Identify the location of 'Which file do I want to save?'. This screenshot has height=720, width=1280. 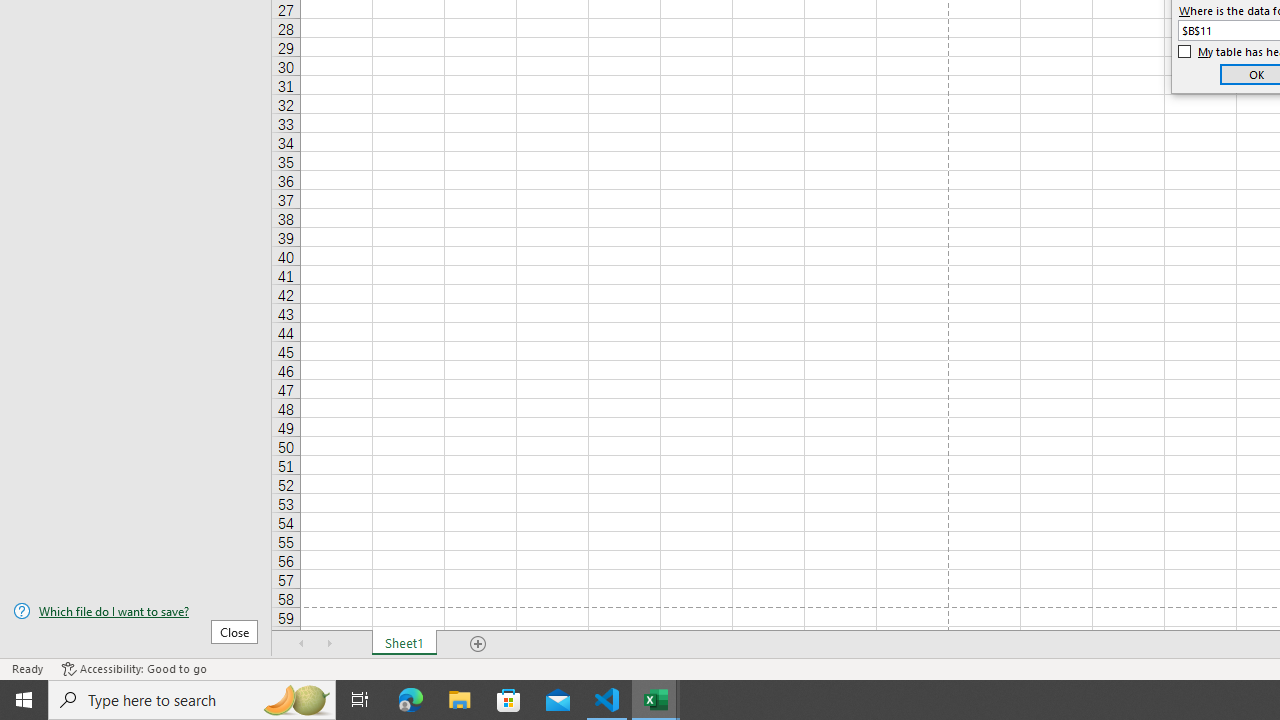
(135, 610).